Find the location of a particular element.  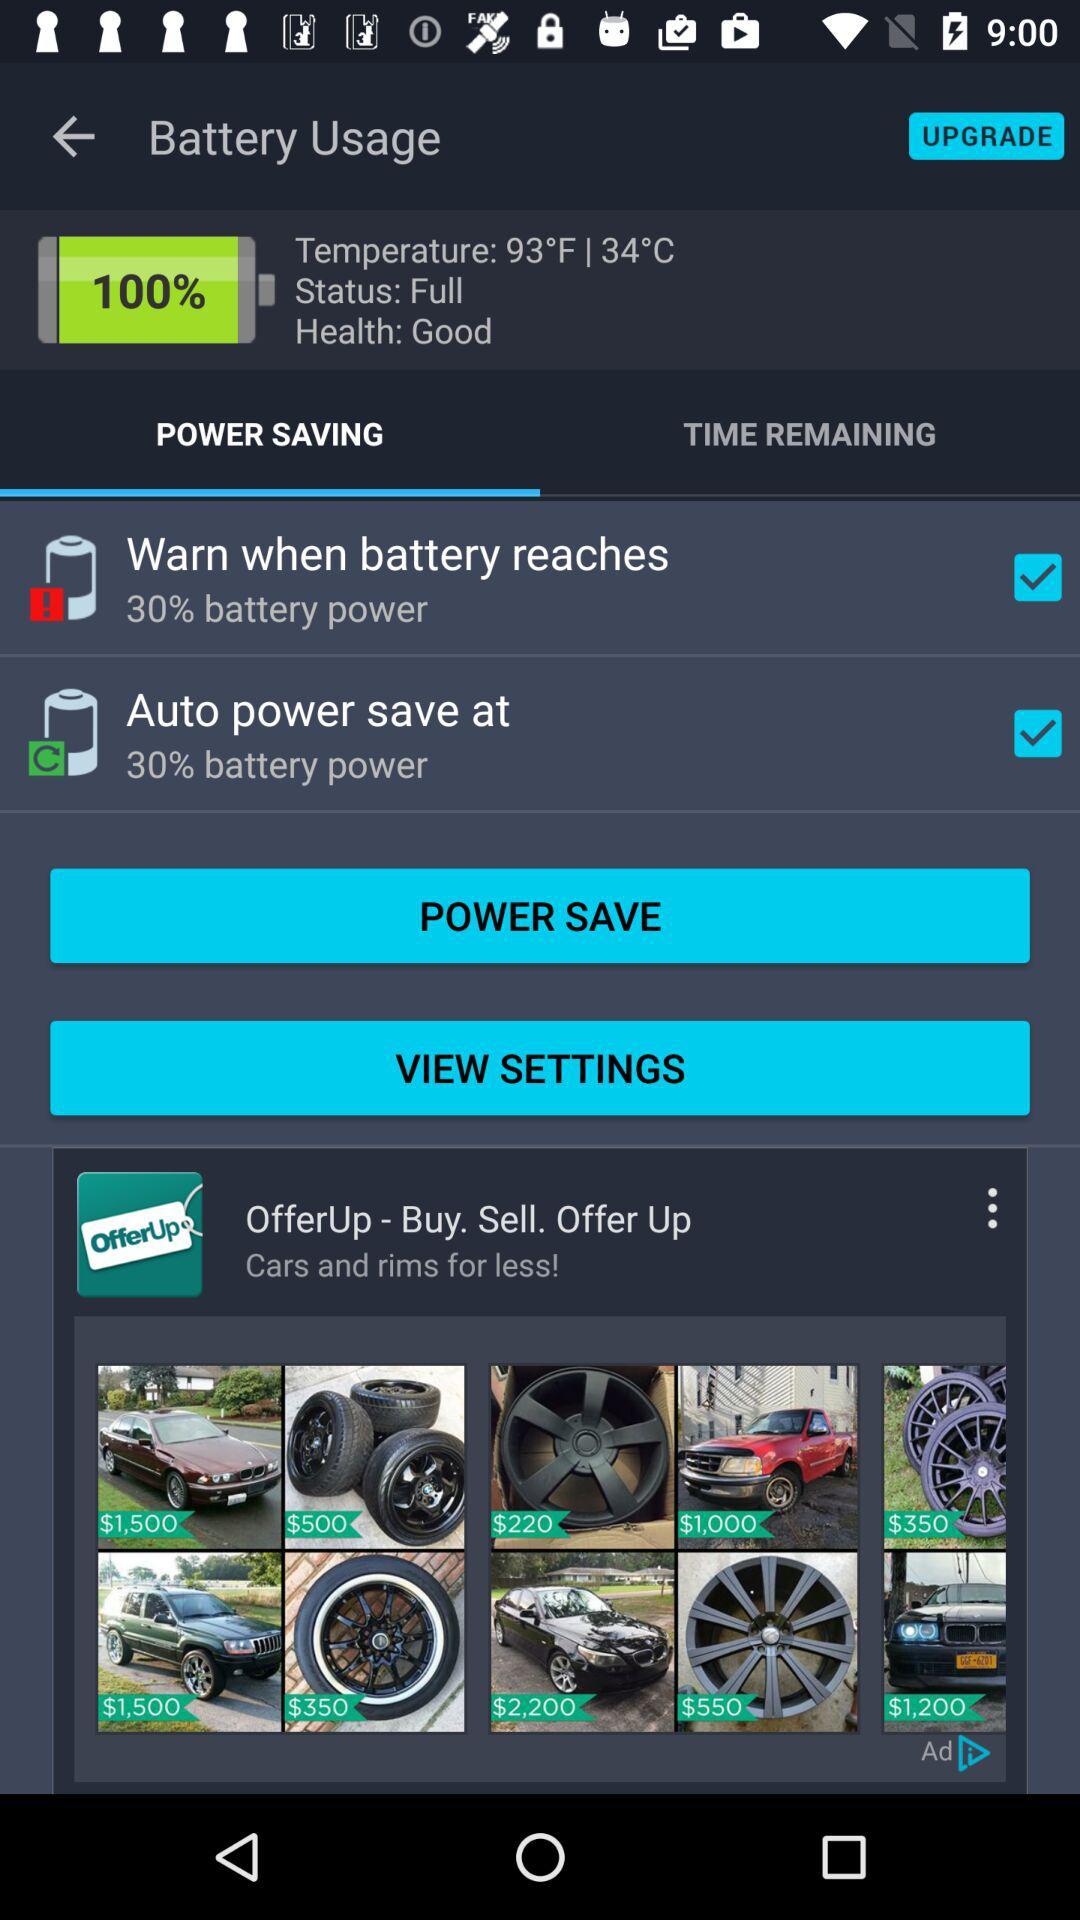

car is located at coordinates (674, 1547).